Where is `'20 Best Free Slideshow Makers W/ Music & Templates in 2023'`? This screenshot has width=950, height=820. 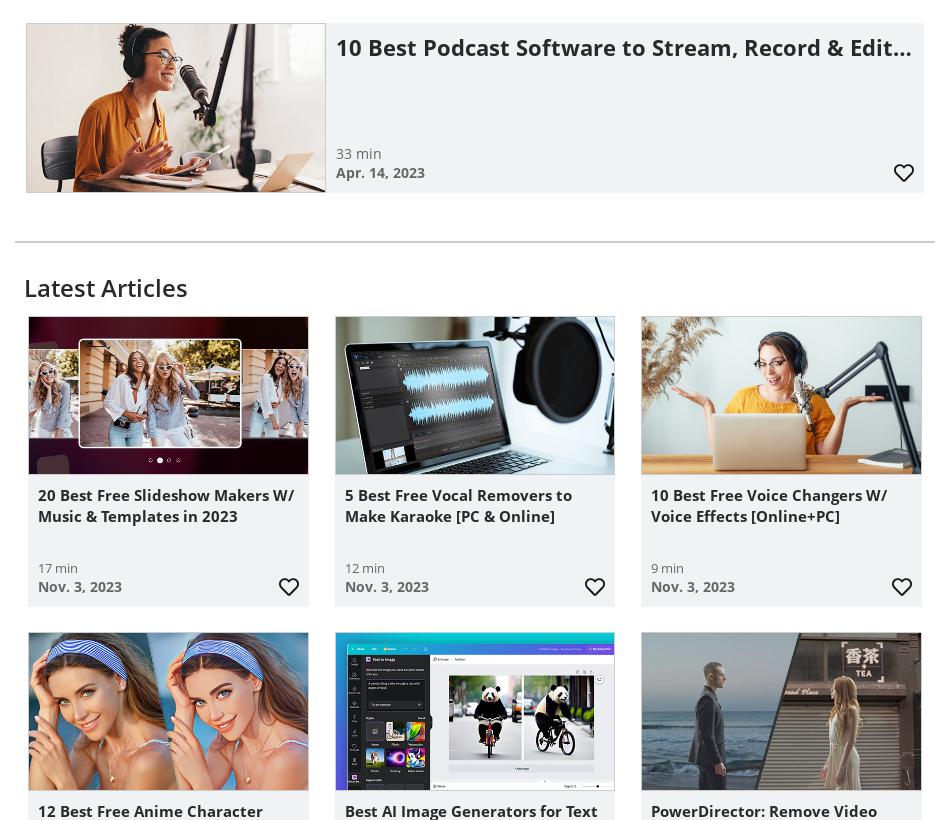
'20 Best Free Slideshow Makers W/ Music & Templates in 2023' is located at coordinates (165, 504).